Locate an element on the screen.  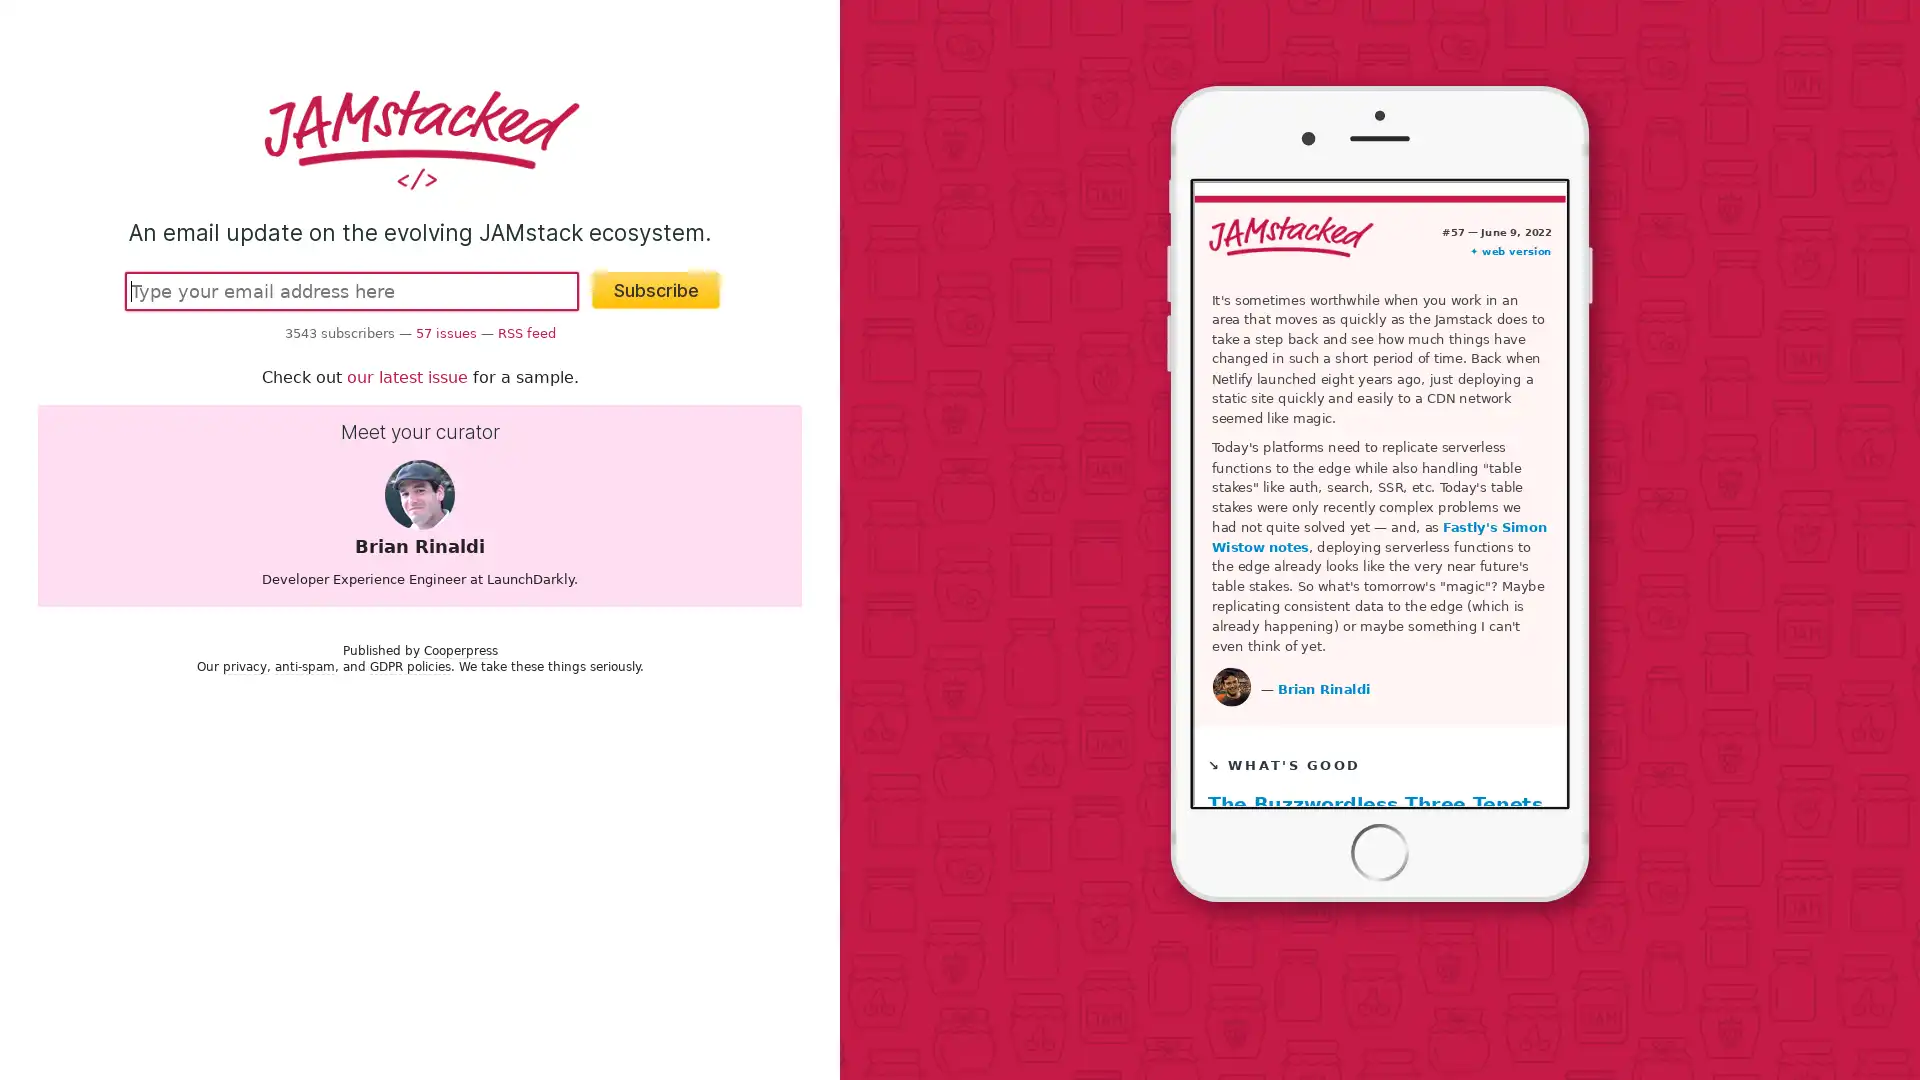
Subscribe is located at coordinates (656, 289).